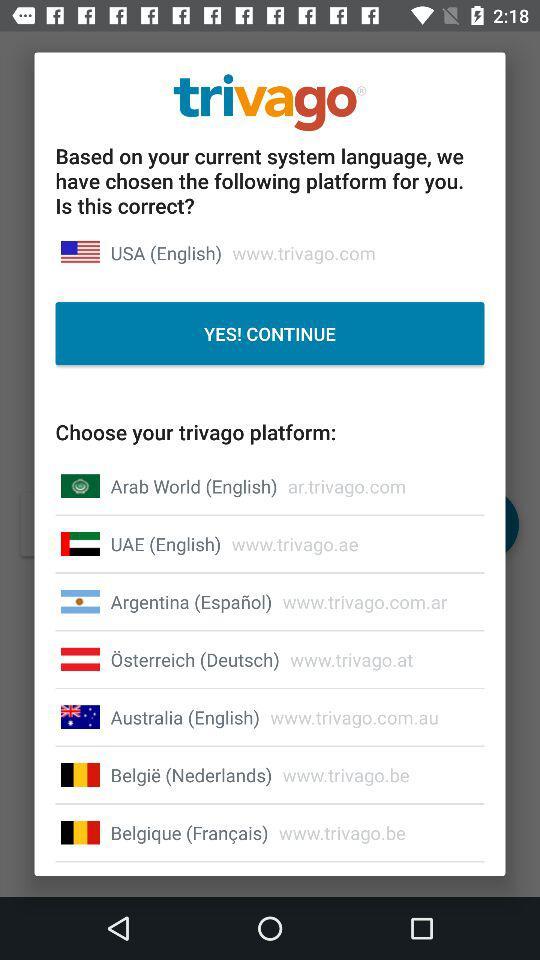 This screenshot has height=960, width=540. Describe the element at coordinates (189, 832) in the screenshot. I see `item next to the www.trivago.be` at that location.